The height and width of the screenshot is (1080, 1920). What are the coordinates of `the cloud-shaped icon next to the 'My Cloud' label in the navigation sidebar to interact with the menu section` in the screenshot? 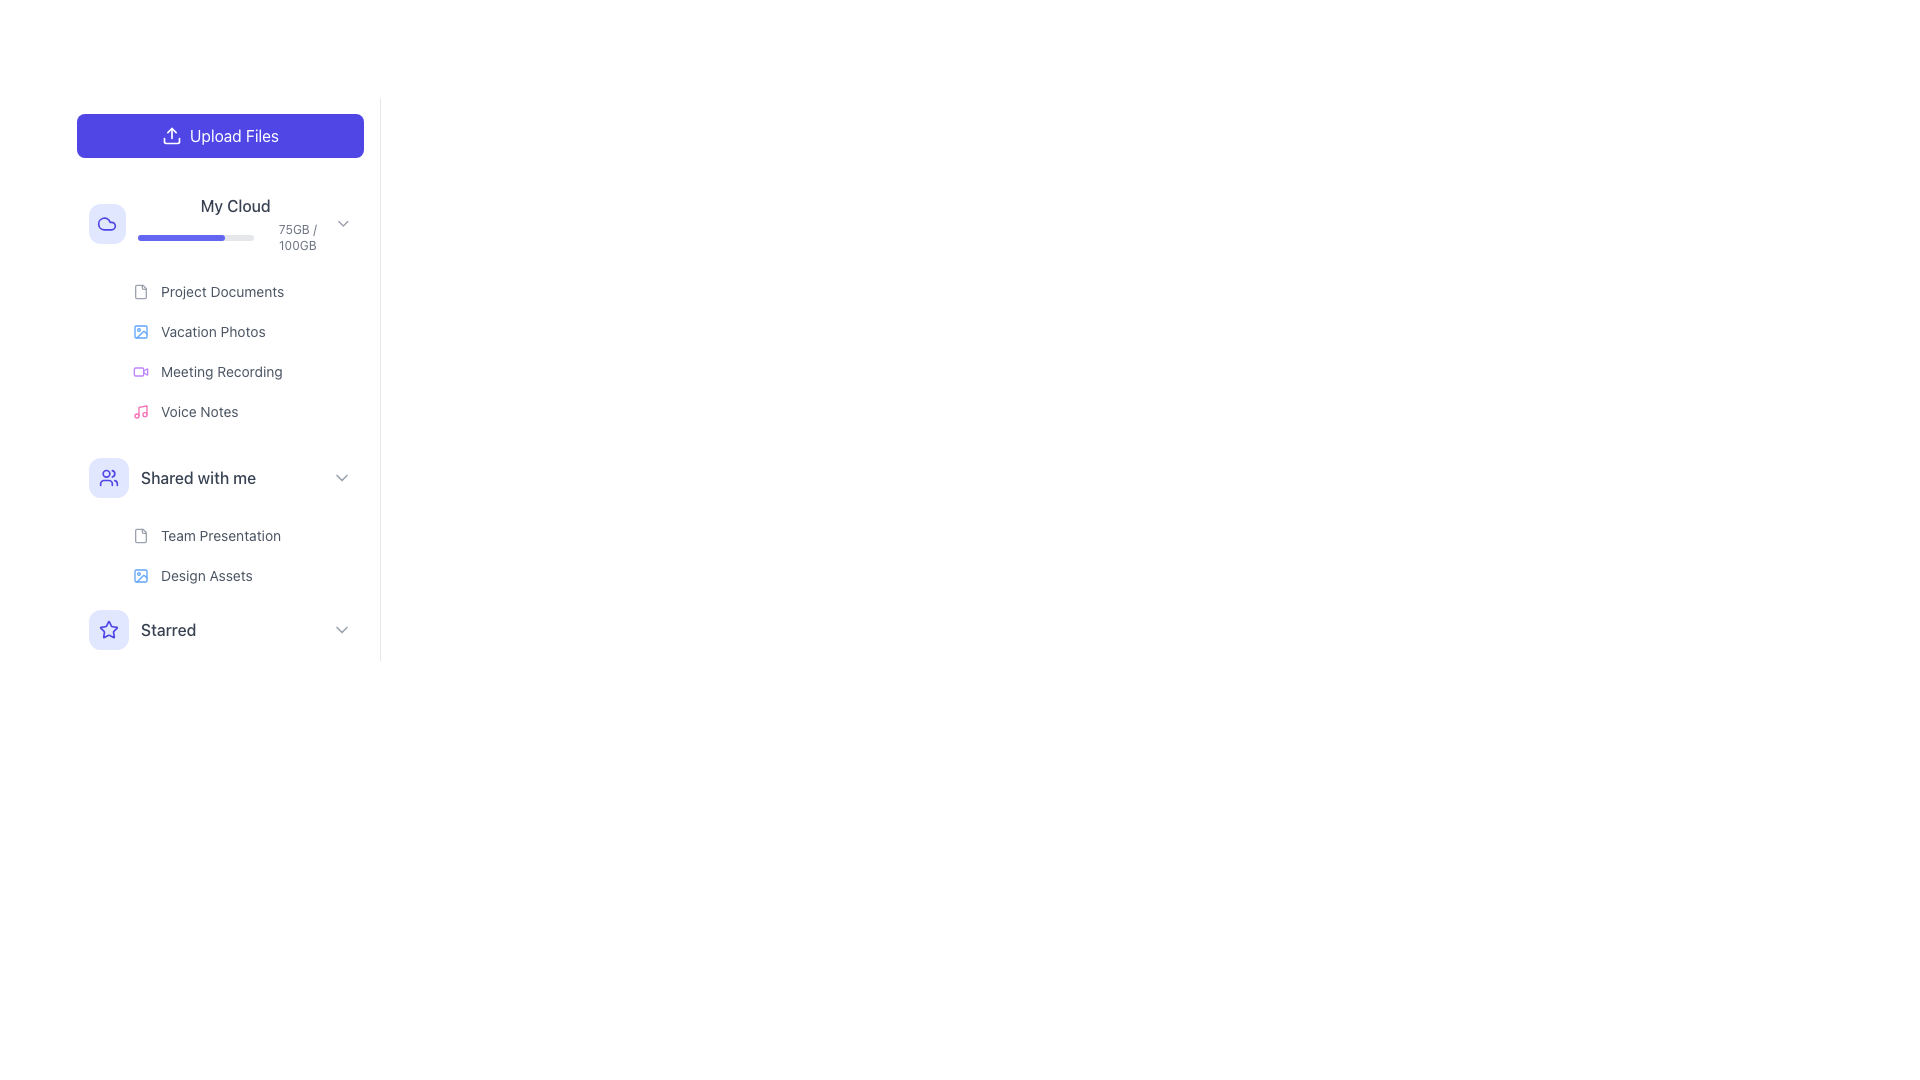 It's located at (106, 223).